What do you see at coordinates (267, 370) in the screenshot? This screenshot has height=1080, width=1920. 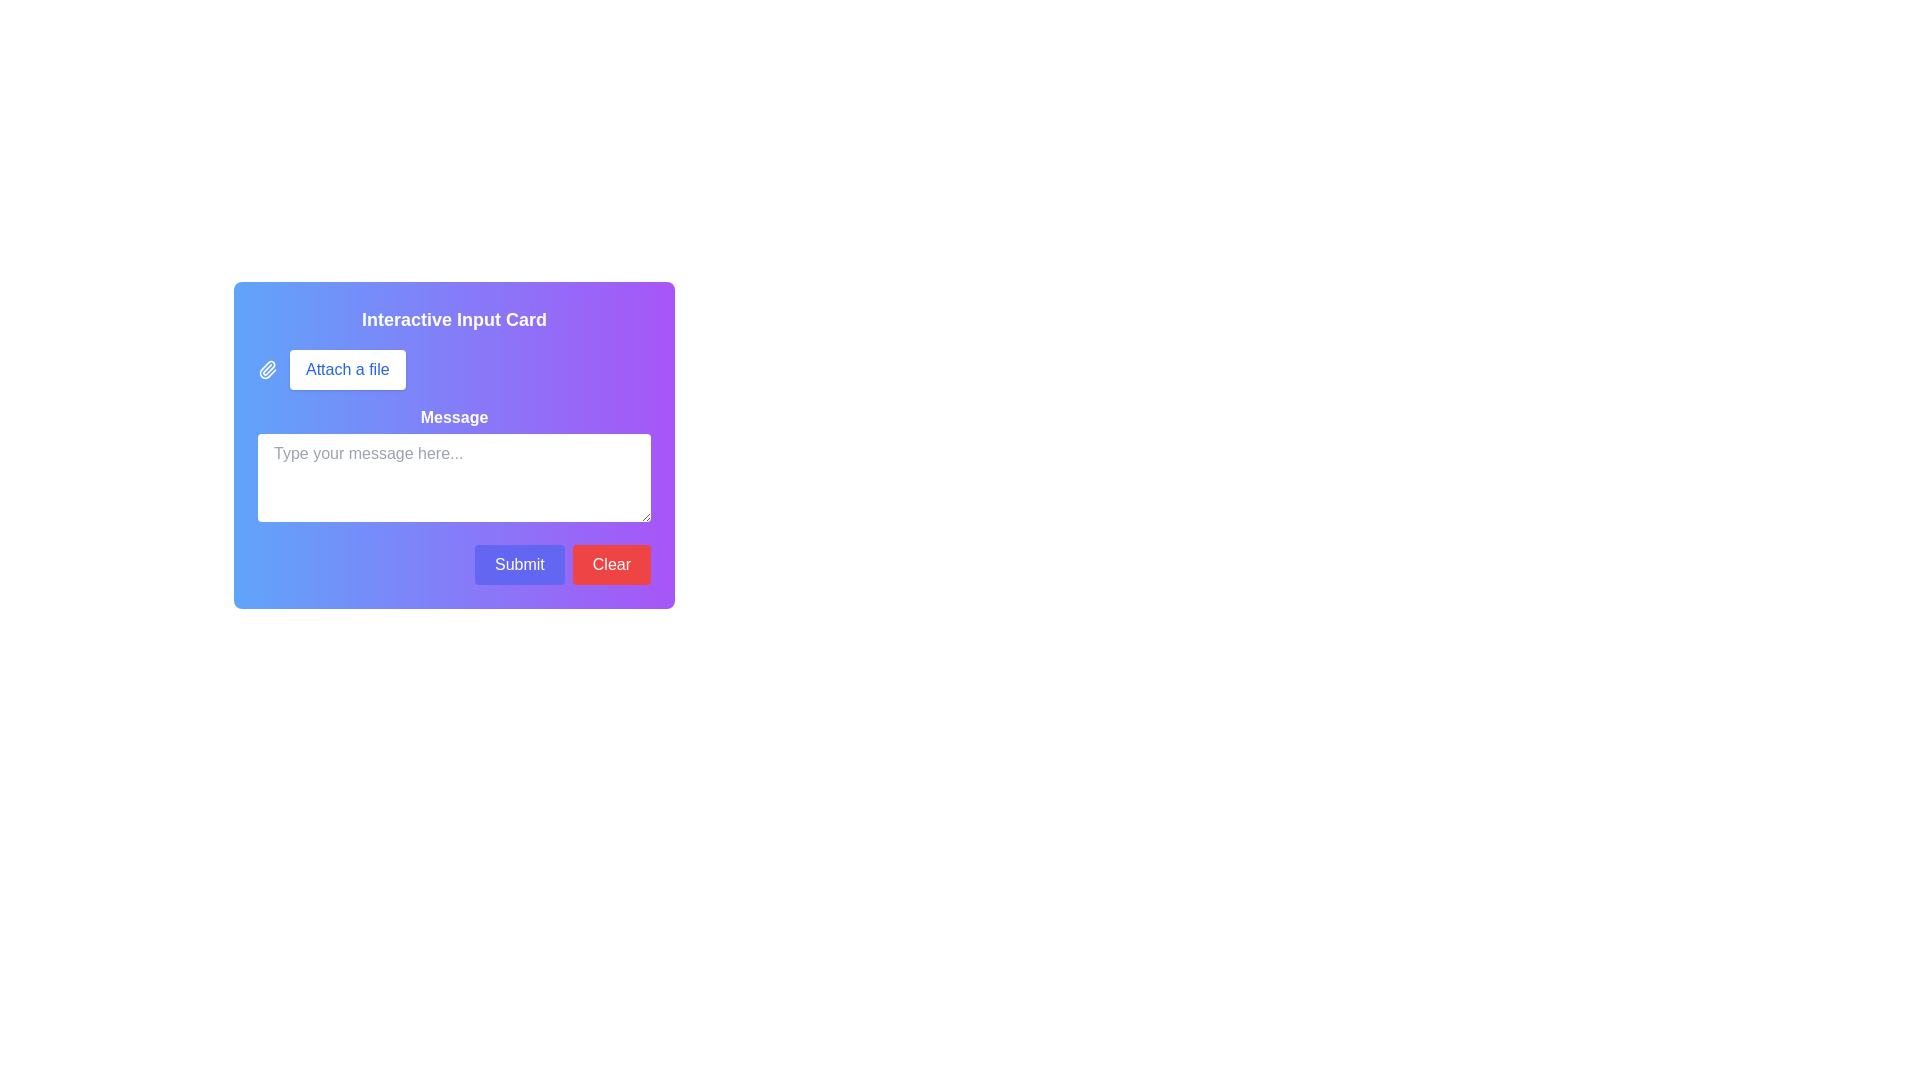 I see `the paperclip icon, which visually indicates the functionality of attaching files, located to the left of the 'Attach a file' button` at bounding box center [267, 370].